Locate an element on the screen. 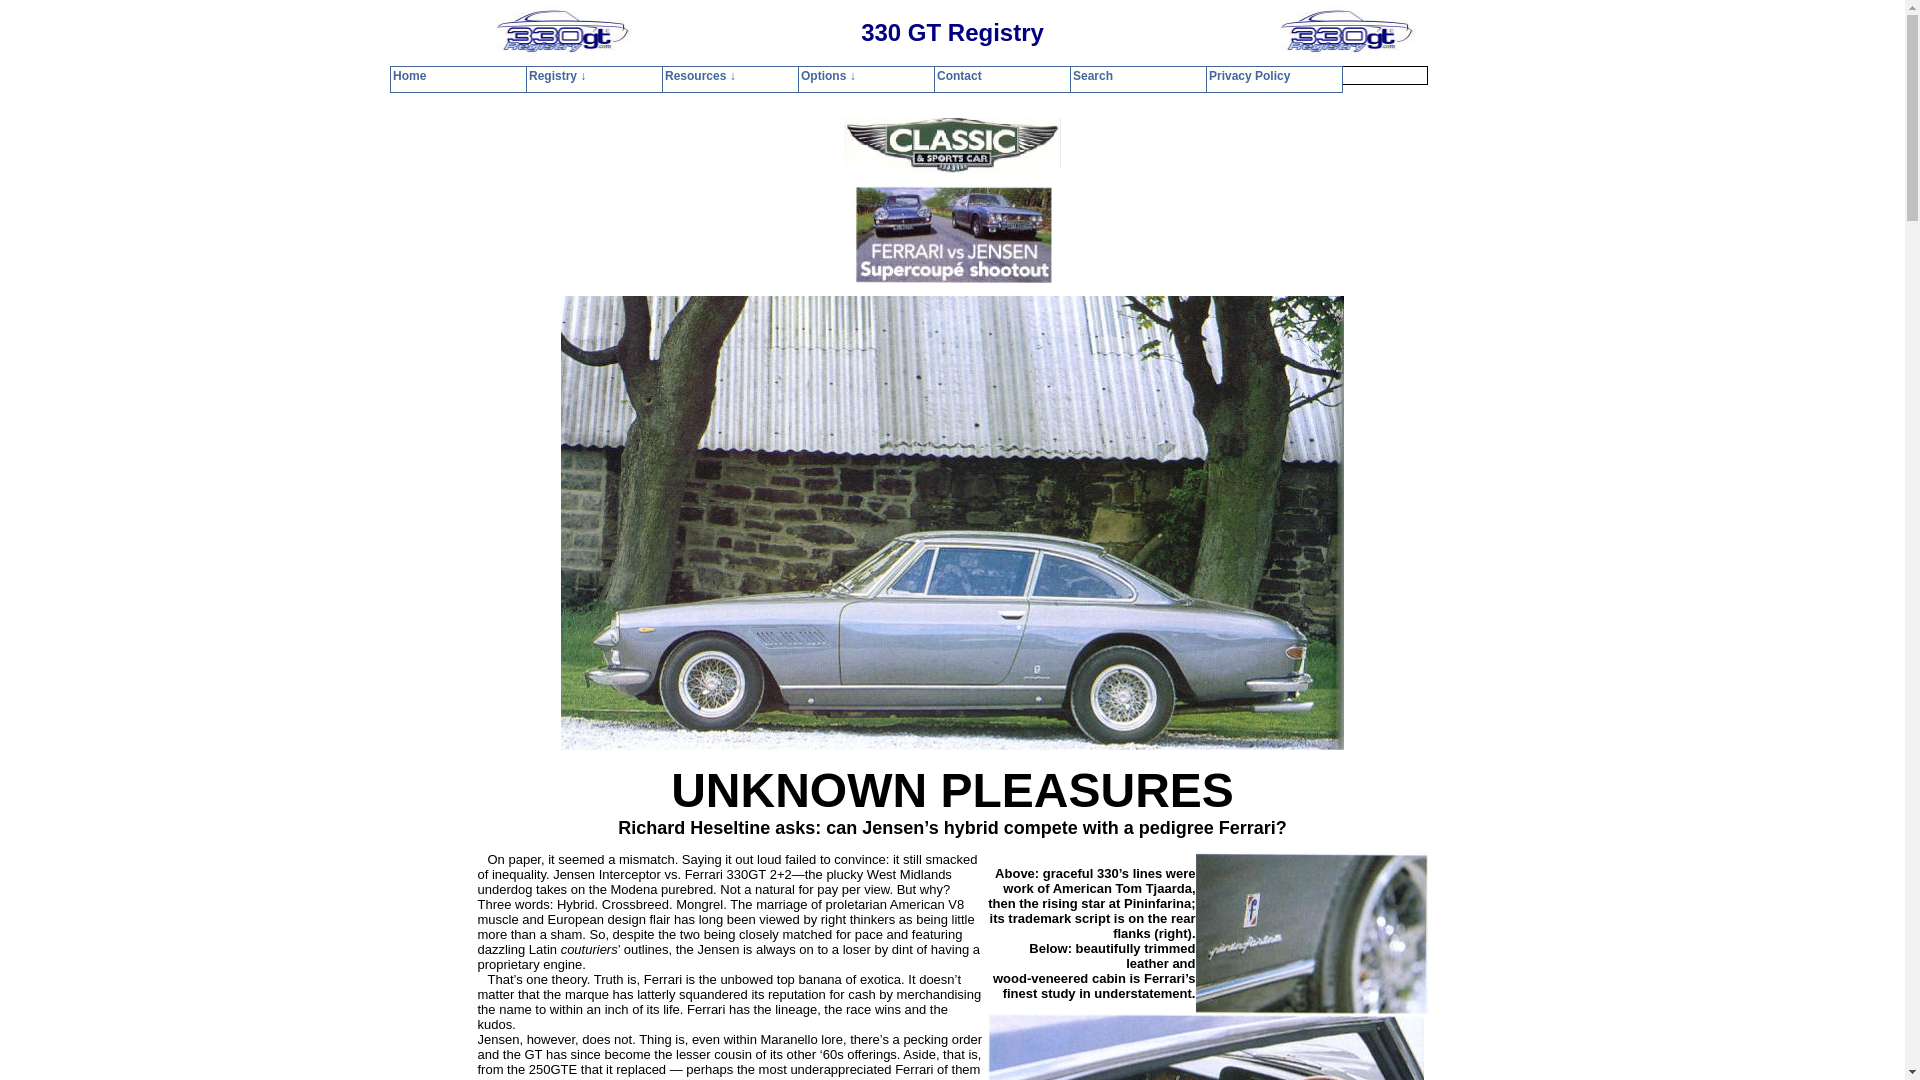  'Home' is located at coordinates (747, 74).